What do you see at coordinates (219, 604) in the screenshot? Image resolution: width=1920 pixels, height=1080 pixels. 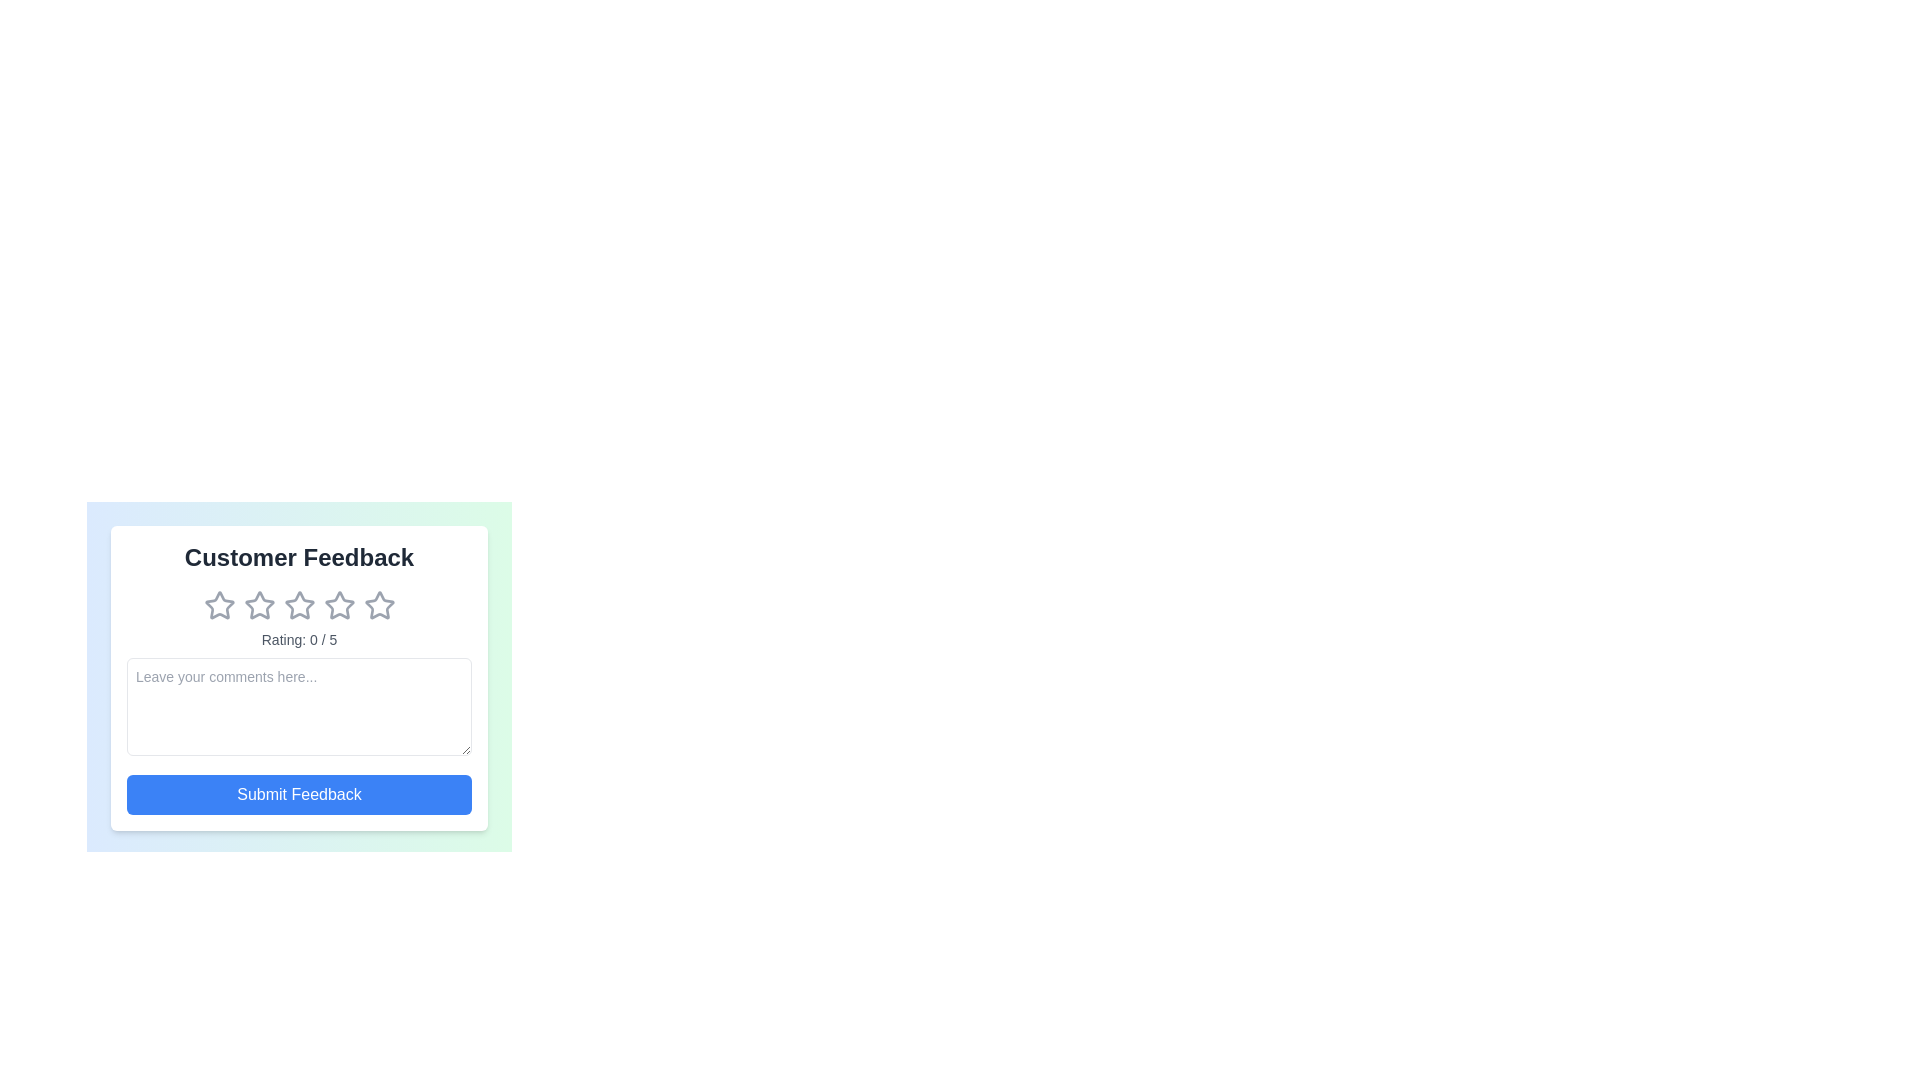 I see `the star corresponding to the desired rating 1` at bounding box center [219, 604].